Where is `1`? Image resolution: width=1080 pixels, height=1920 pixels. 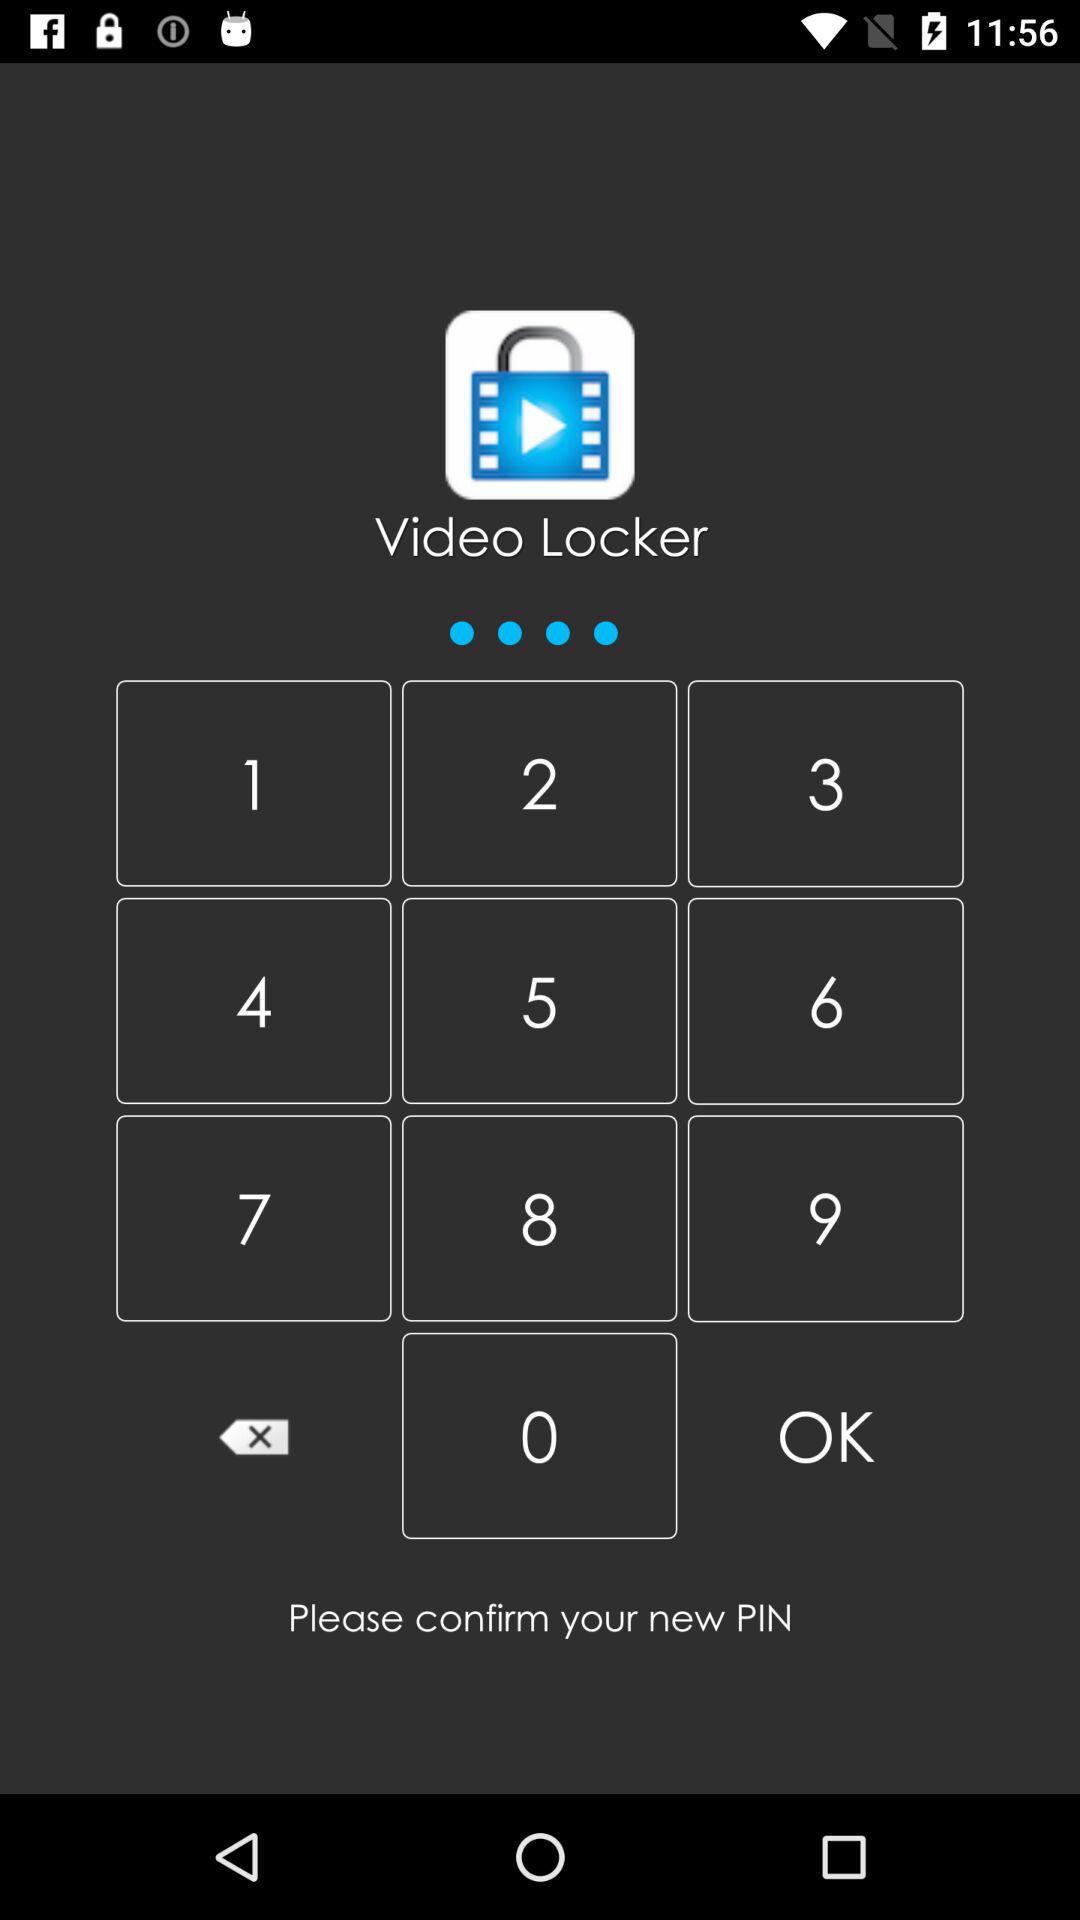 1 is located at coordinates (252, 782).